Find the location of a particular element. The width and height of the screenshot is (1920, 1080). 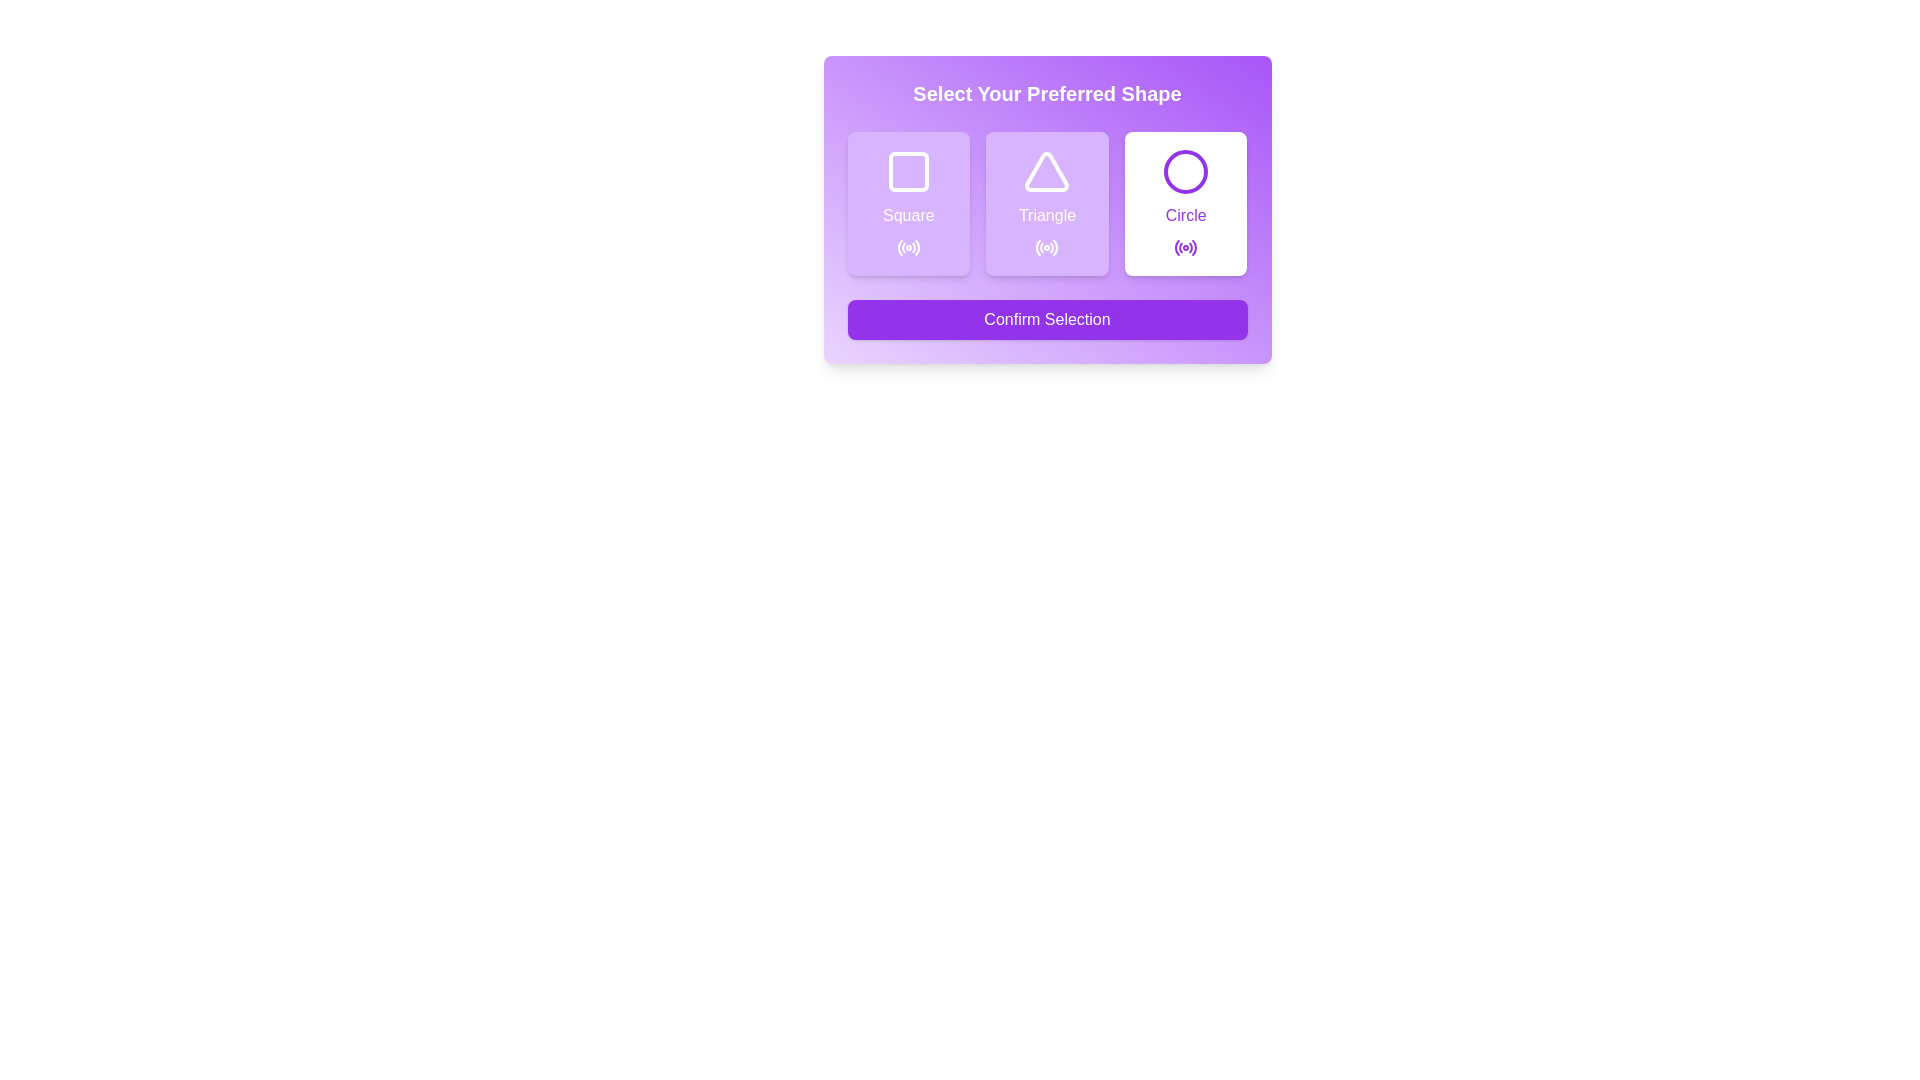

the circular icon with radiating lines symbolizing a radio signal, located in the 'Circle' option card, below the circular outline and above the caption 'circle' is located at coordinates (1186, 246).